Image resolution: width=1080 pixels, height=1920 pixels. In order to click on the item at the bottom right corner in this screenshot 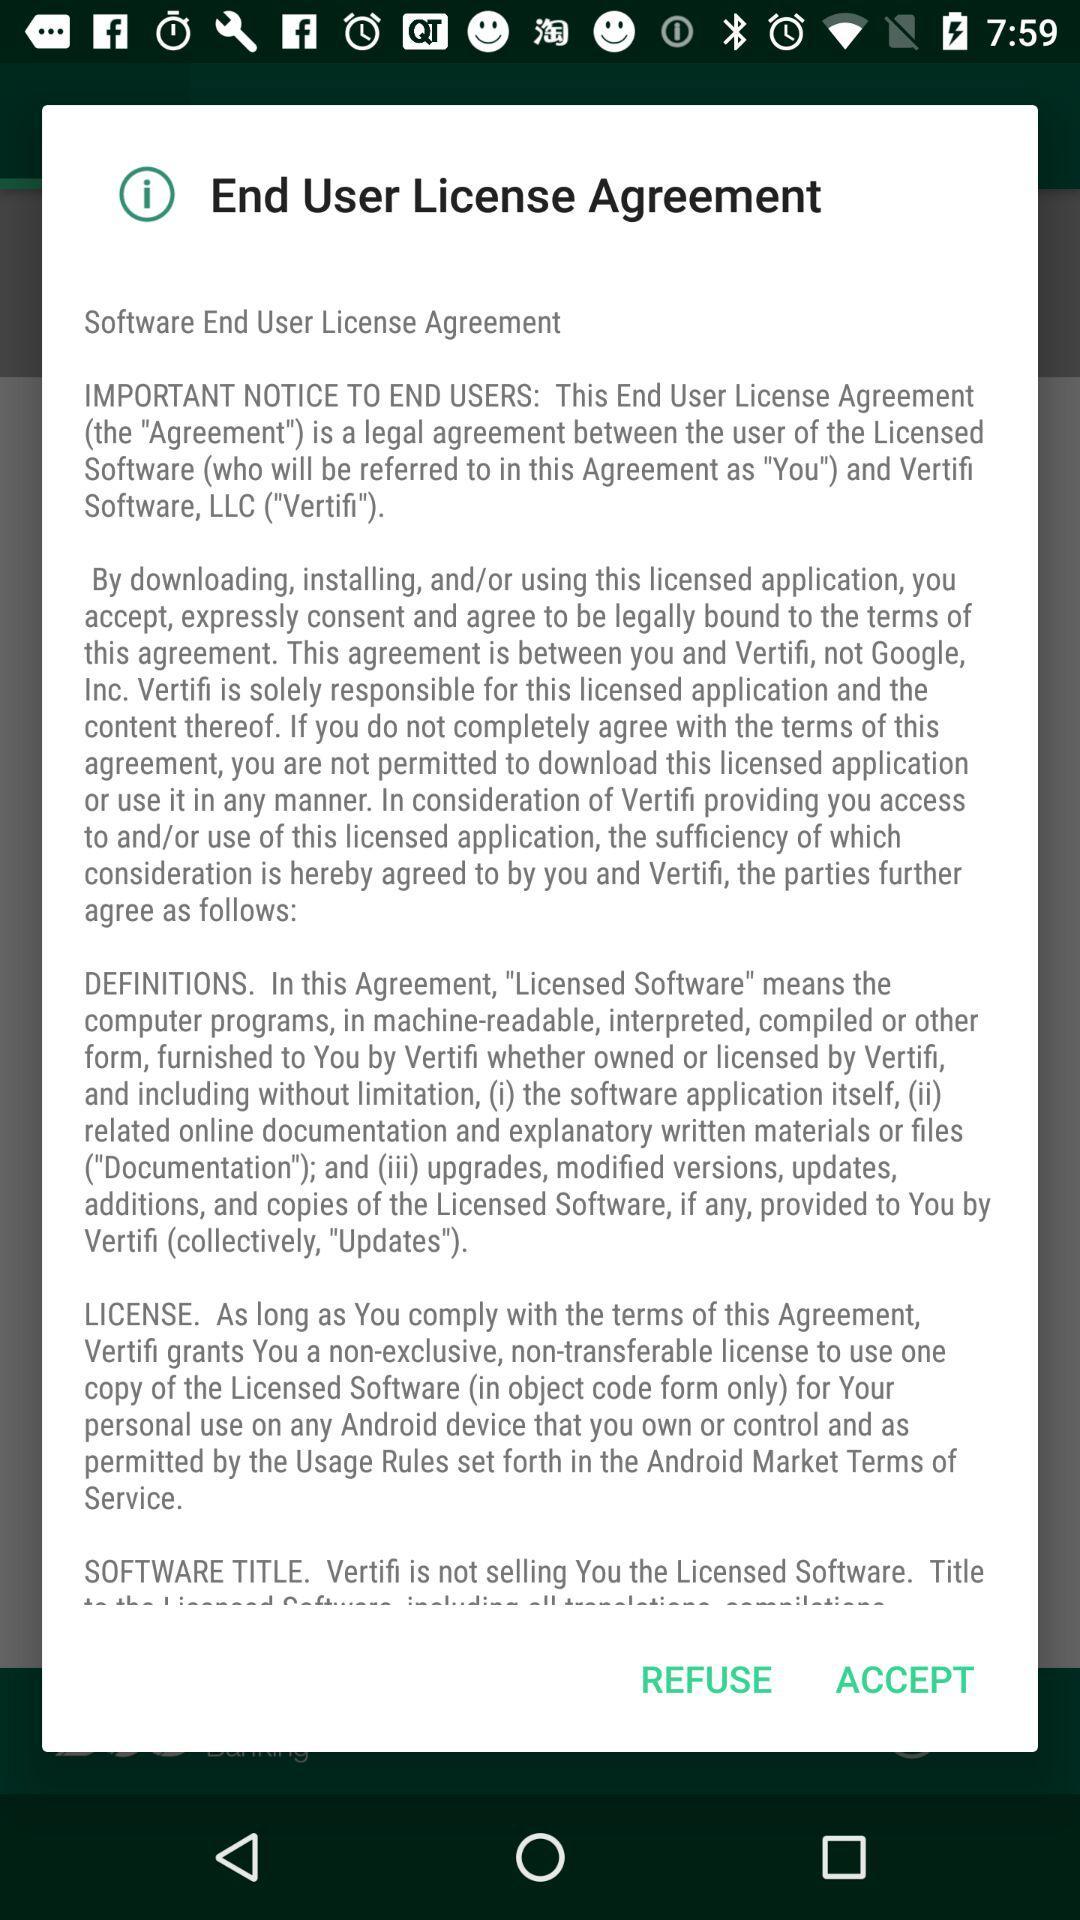, I will do `click(905, 1678)`.